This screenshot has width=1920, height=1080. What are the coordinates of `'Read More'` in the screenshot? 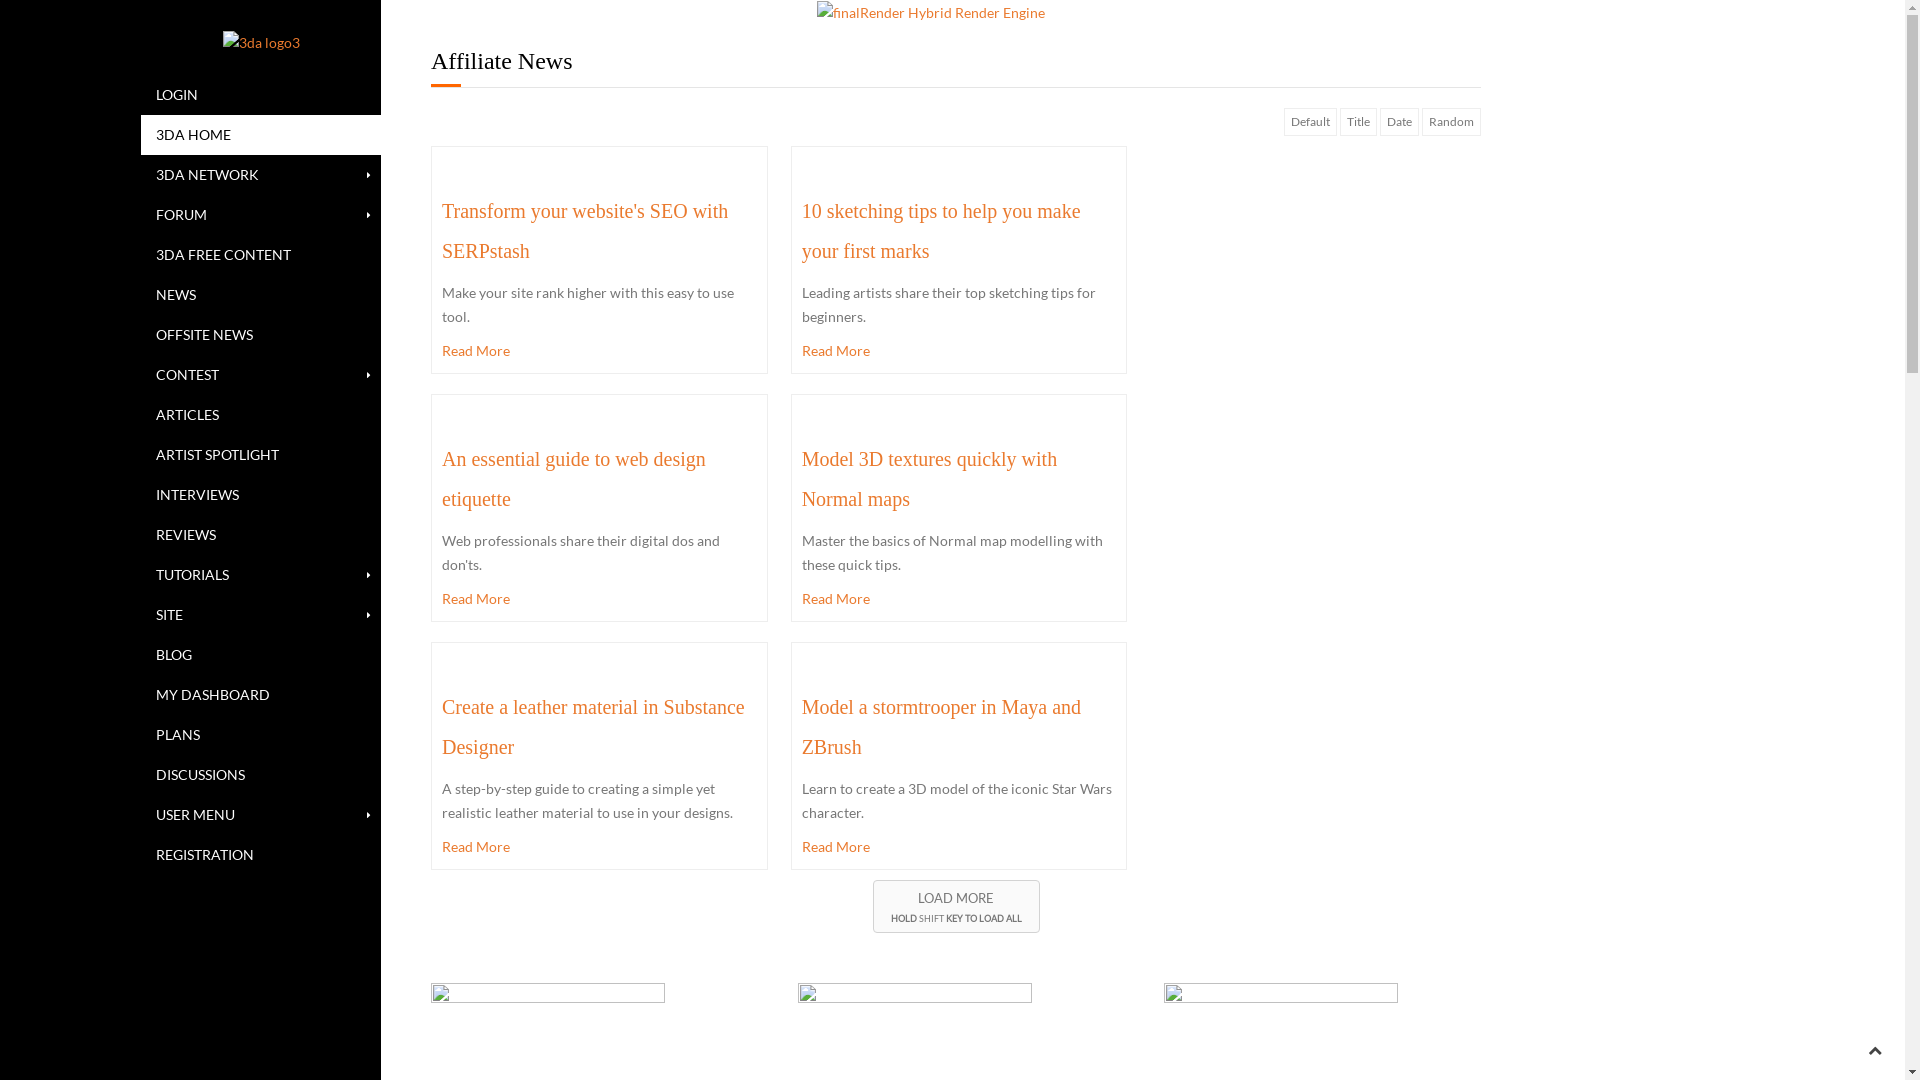 It's located at (801, 847).